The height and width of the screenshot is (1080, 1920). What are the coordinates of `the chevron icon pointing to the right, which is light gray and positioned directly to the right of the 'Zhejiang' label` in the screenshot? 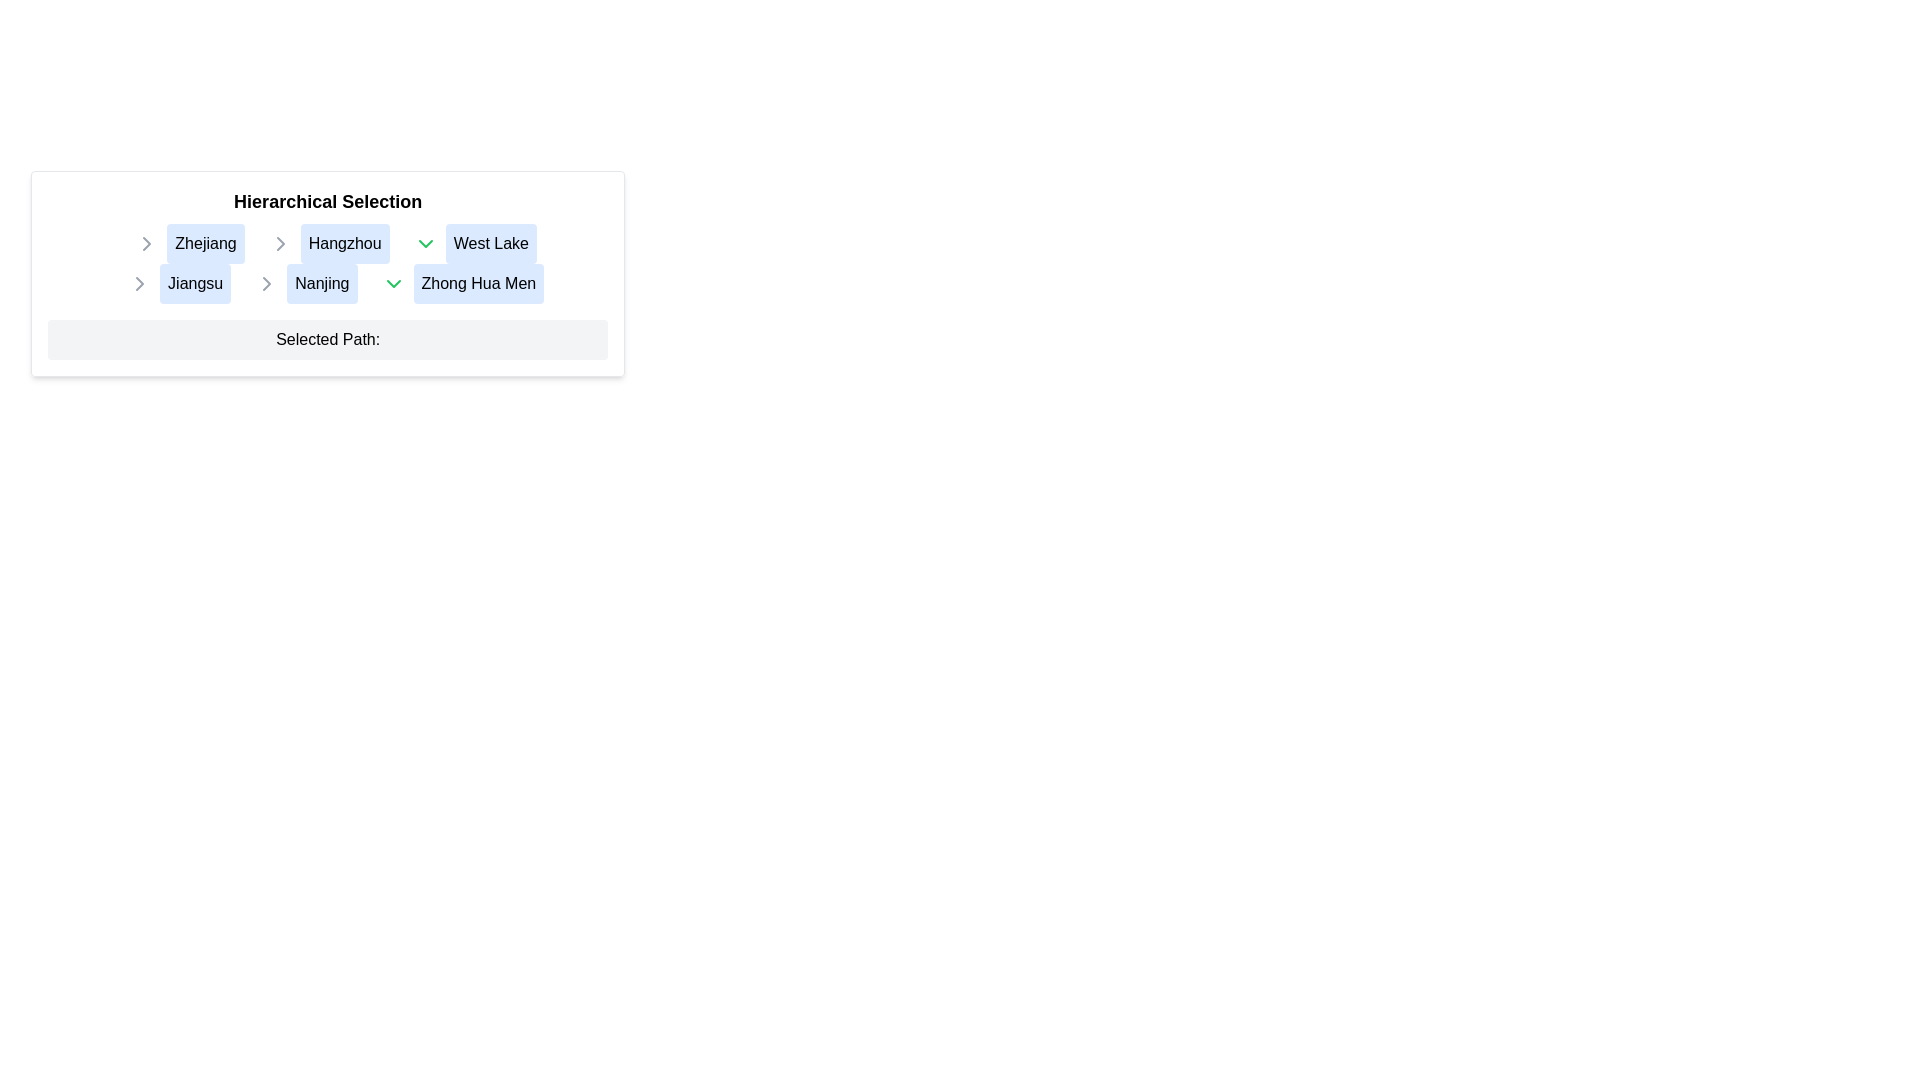 It's located at (146, 242).